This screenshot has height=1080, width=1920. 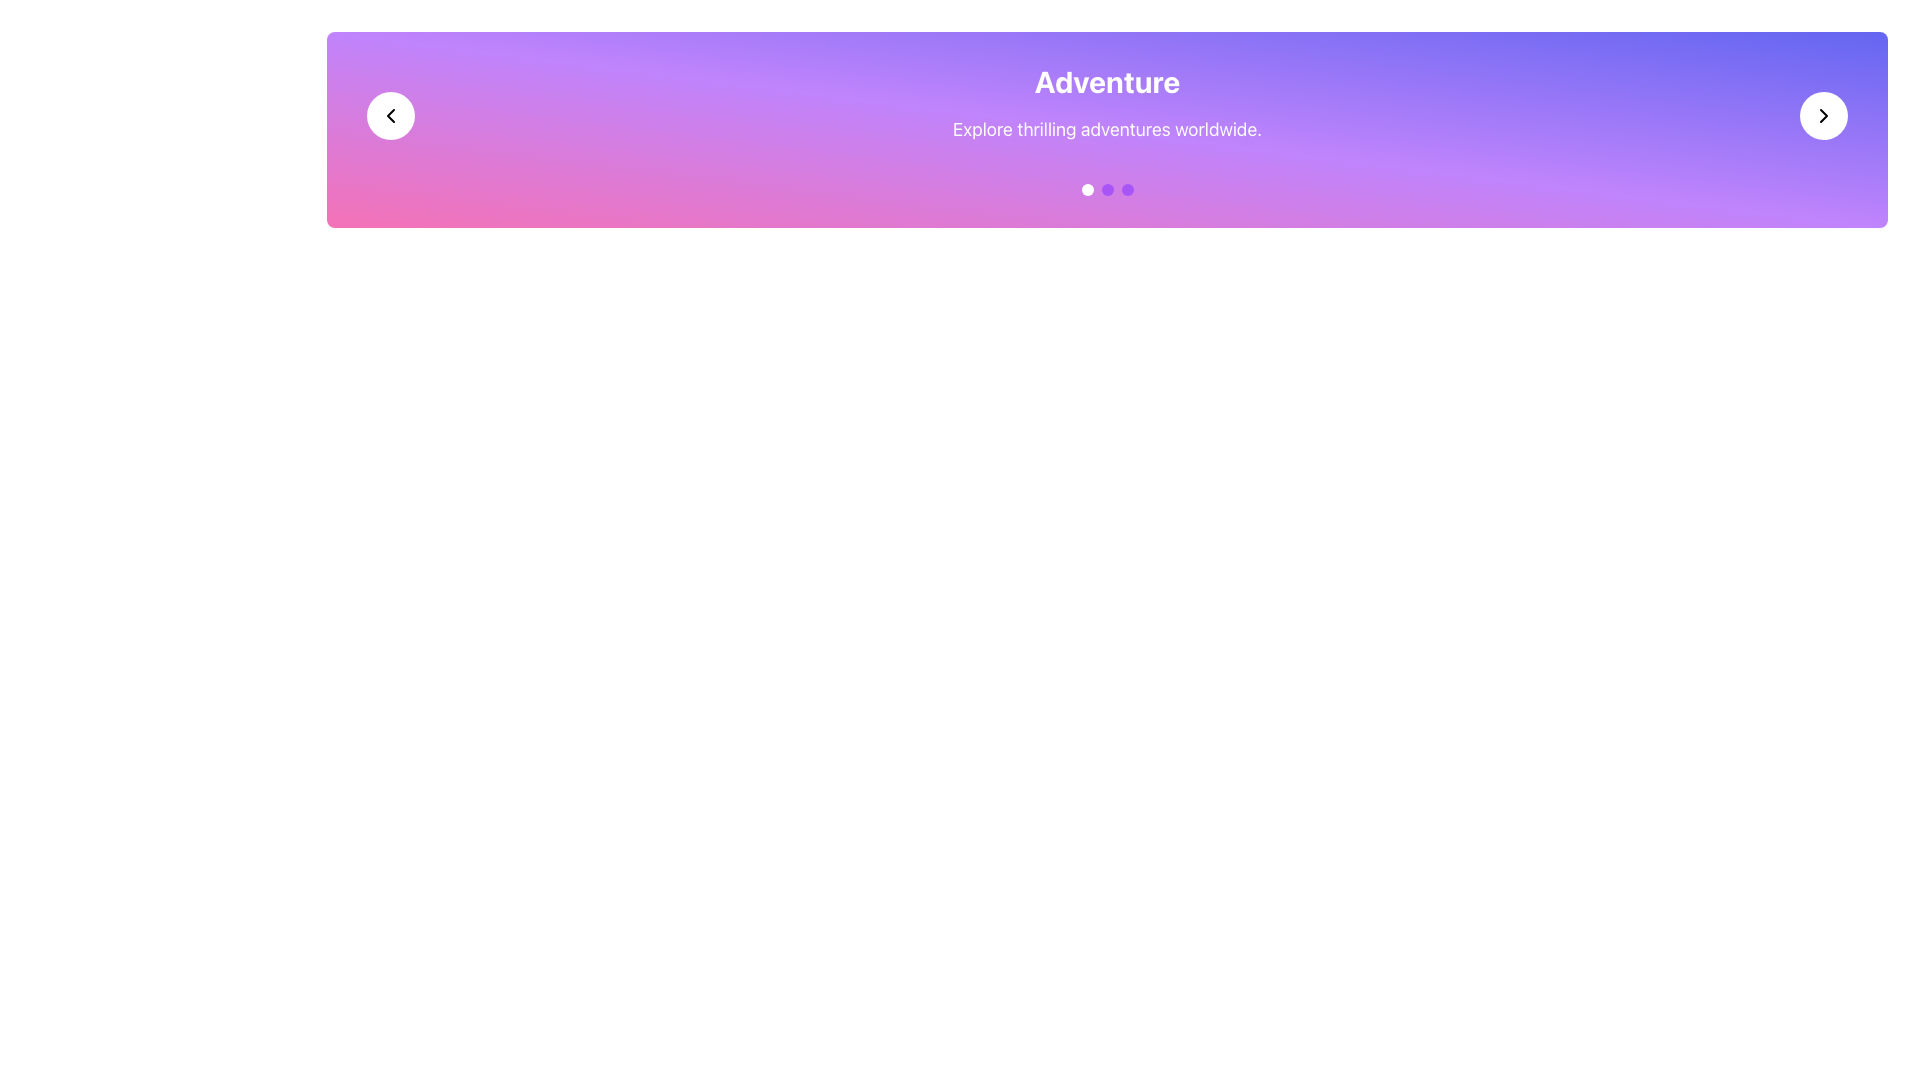 I want to click on the second circular purple Indicator Button located below the 'Adventure' header, so click(x=1106, y=189).